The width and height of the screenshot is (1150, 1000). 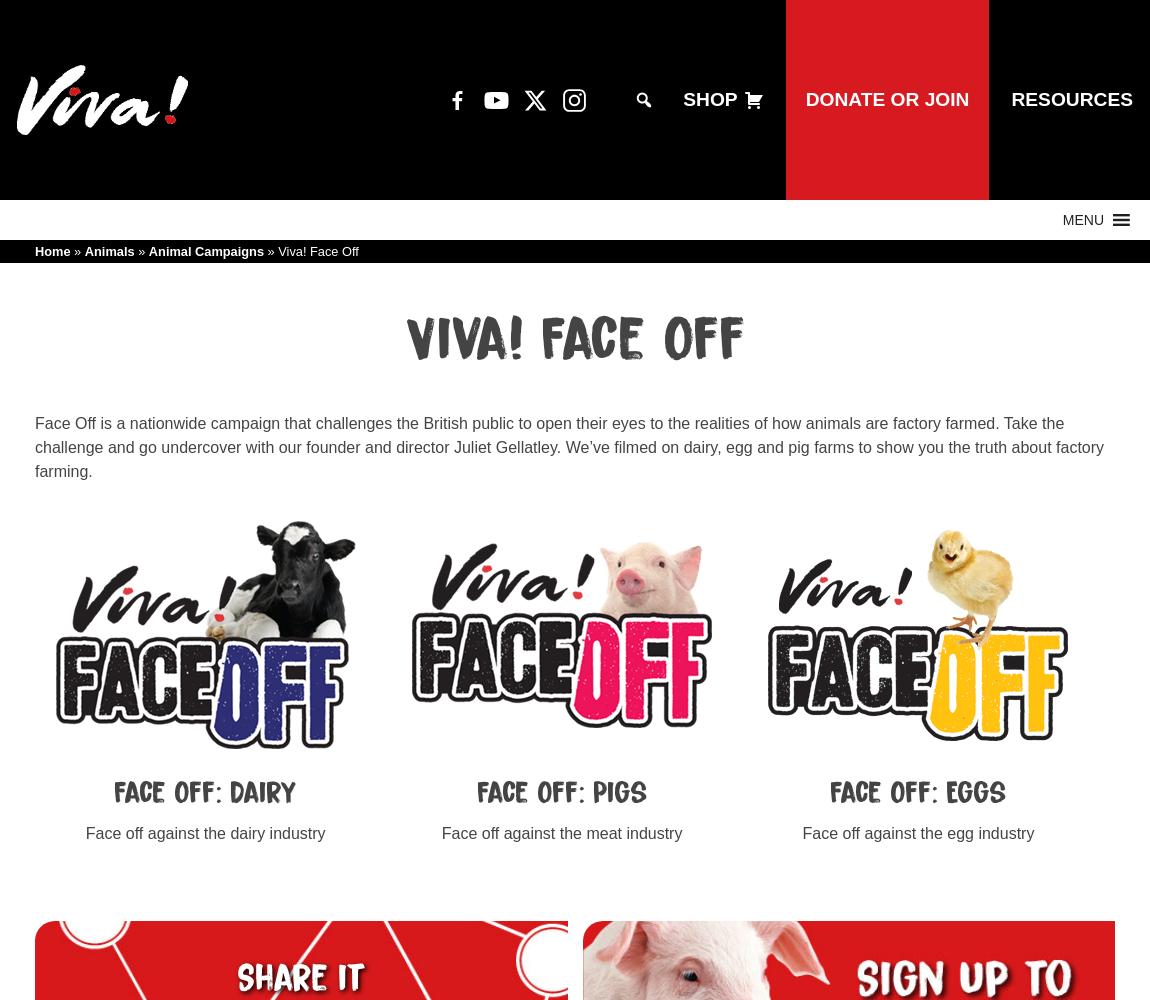 I want to click on 'Face off against the egg industry', so click(x=918, y=832).